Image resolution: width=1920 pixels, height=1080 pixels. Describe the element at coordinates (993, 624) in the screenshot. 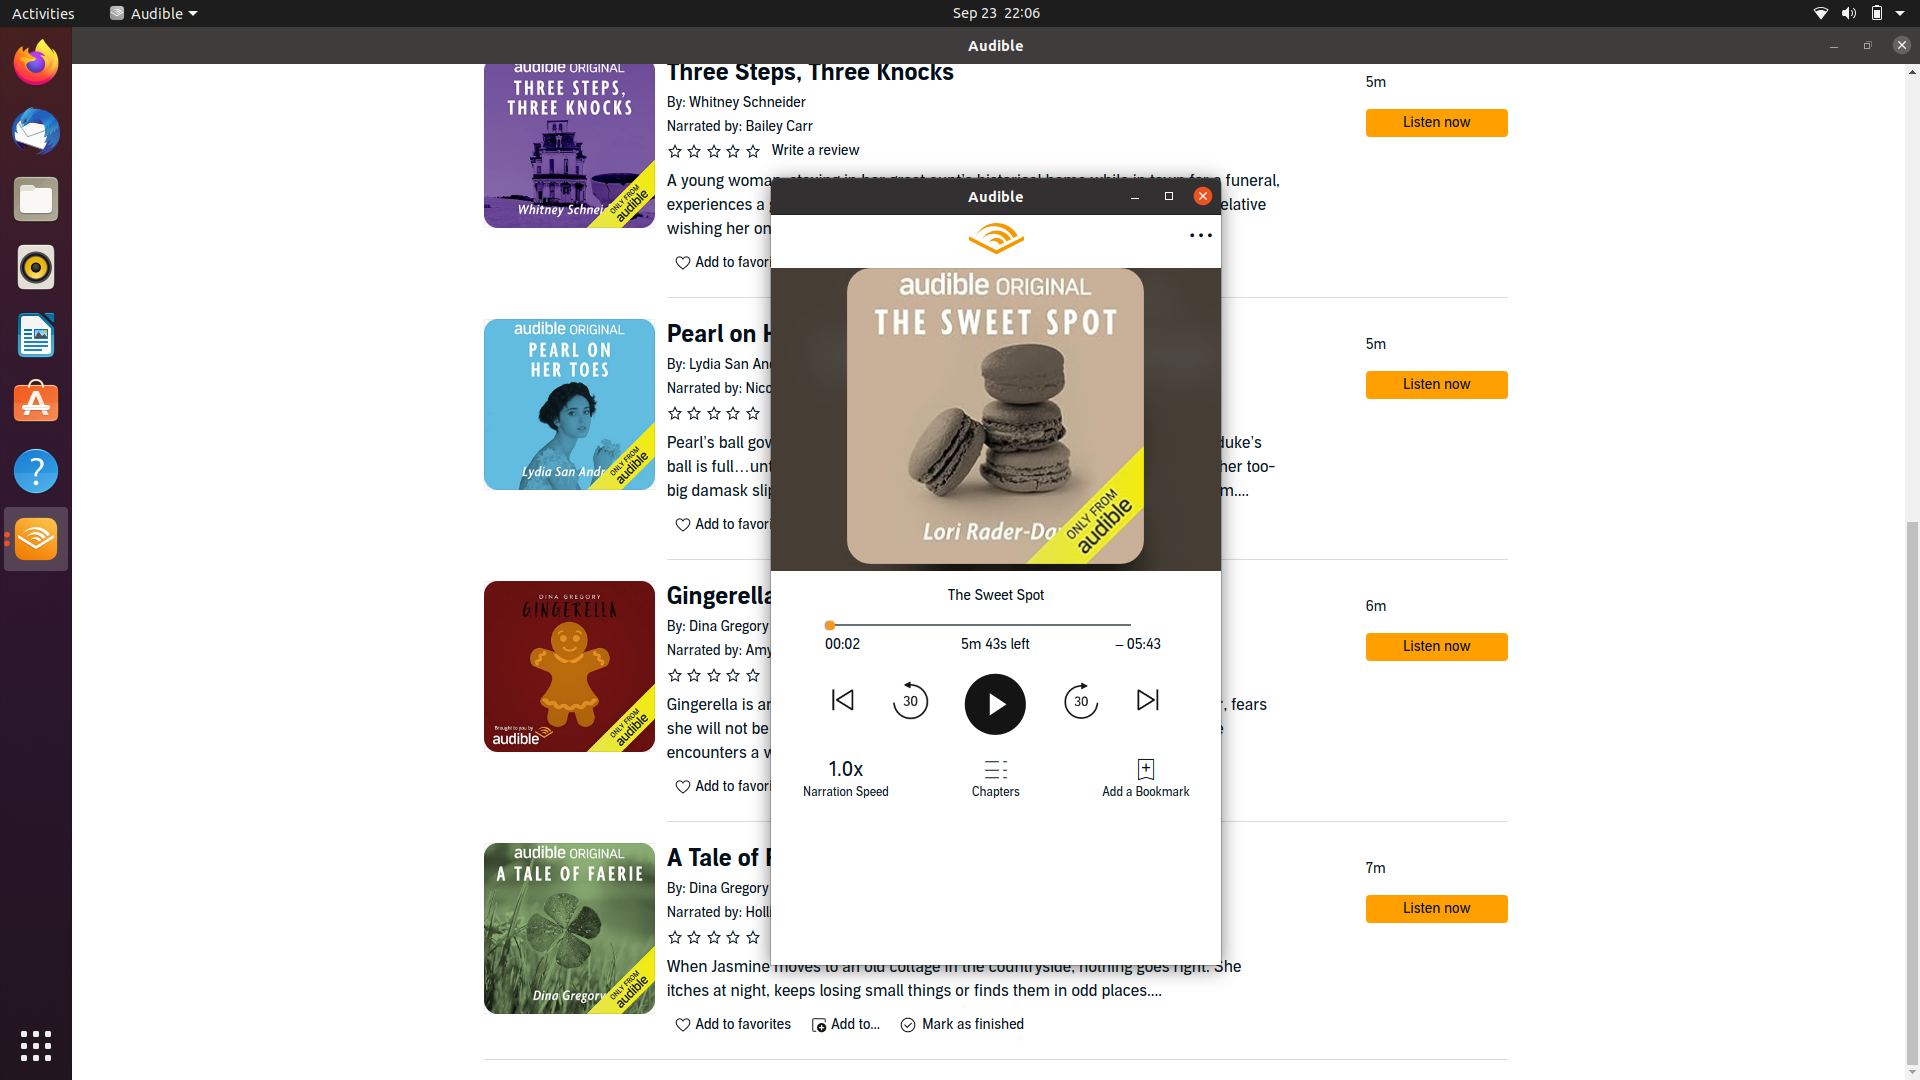

I see `Go to the middle of the book` at that location.